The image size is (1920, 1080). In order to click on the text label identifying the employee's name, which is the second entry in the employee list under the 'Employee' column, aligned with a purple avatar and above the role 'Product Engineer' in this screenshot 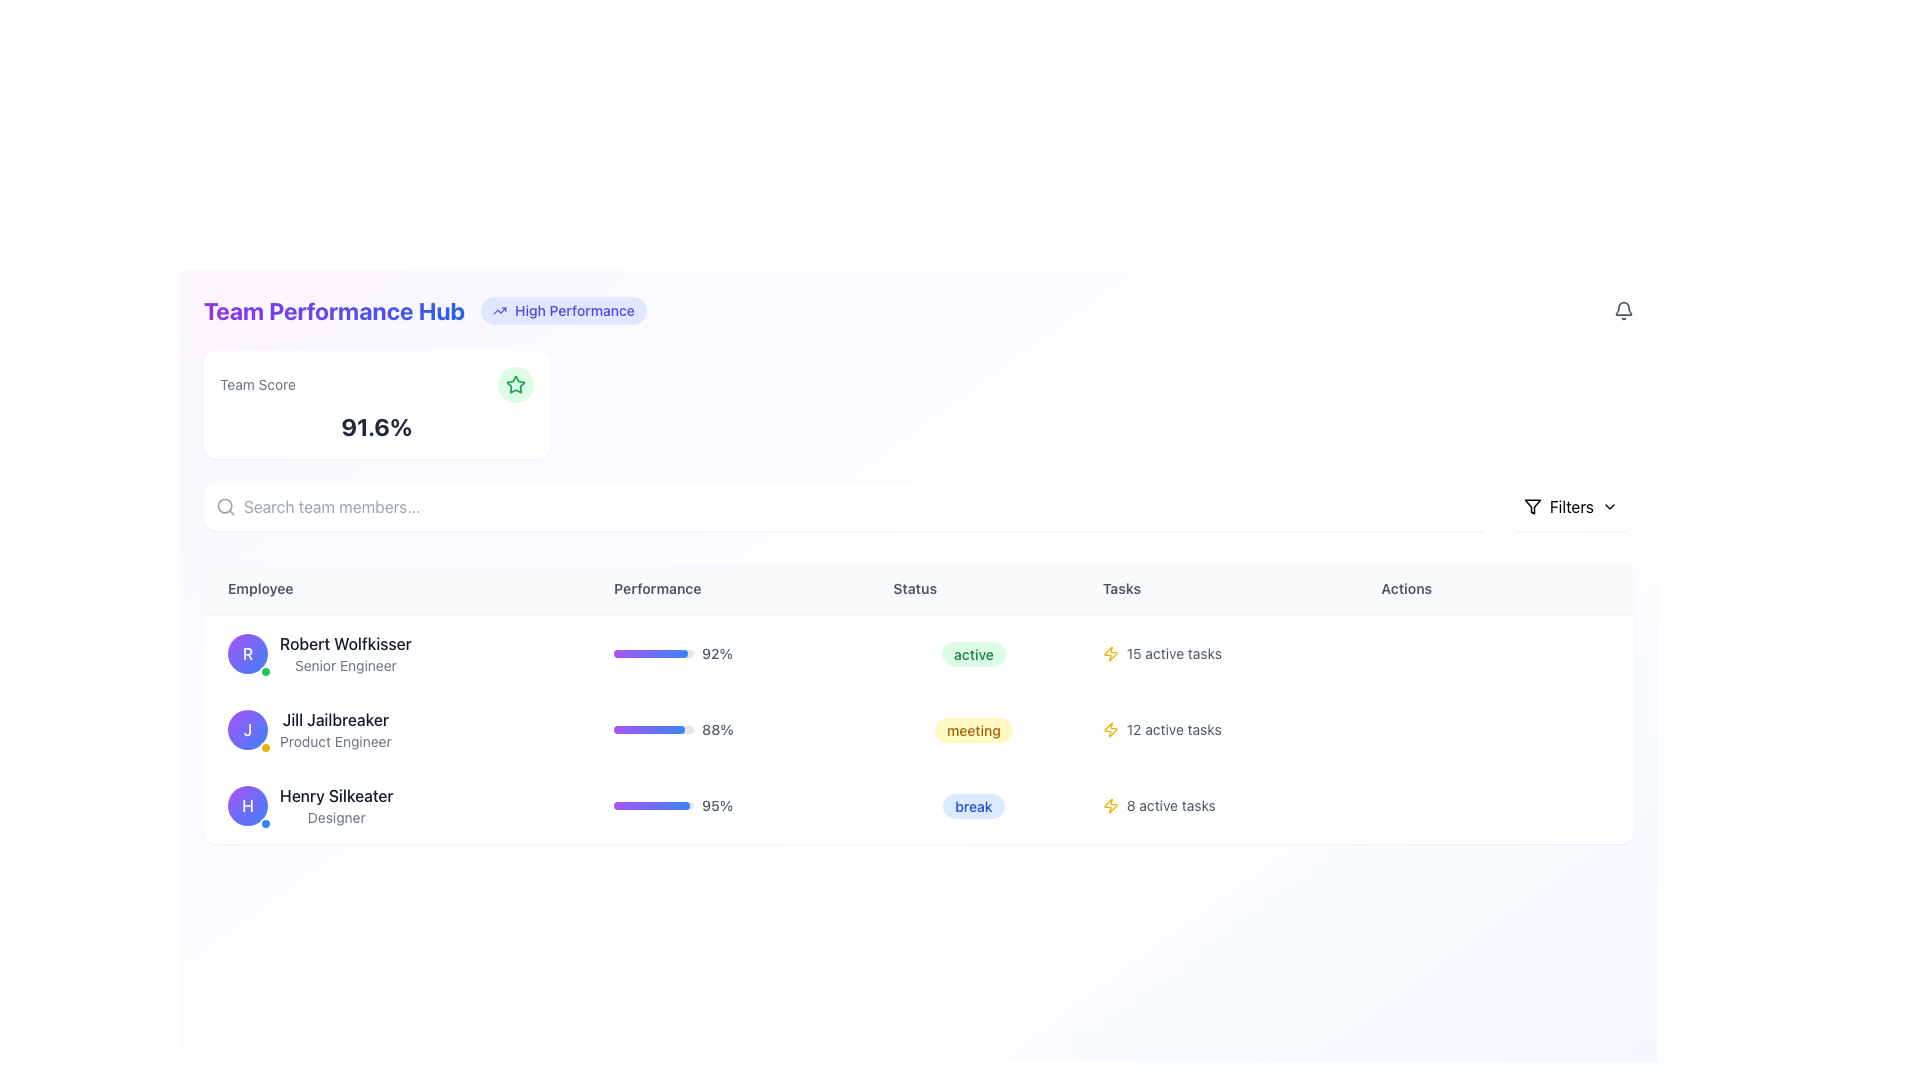, I will do `click(335, 720)`.